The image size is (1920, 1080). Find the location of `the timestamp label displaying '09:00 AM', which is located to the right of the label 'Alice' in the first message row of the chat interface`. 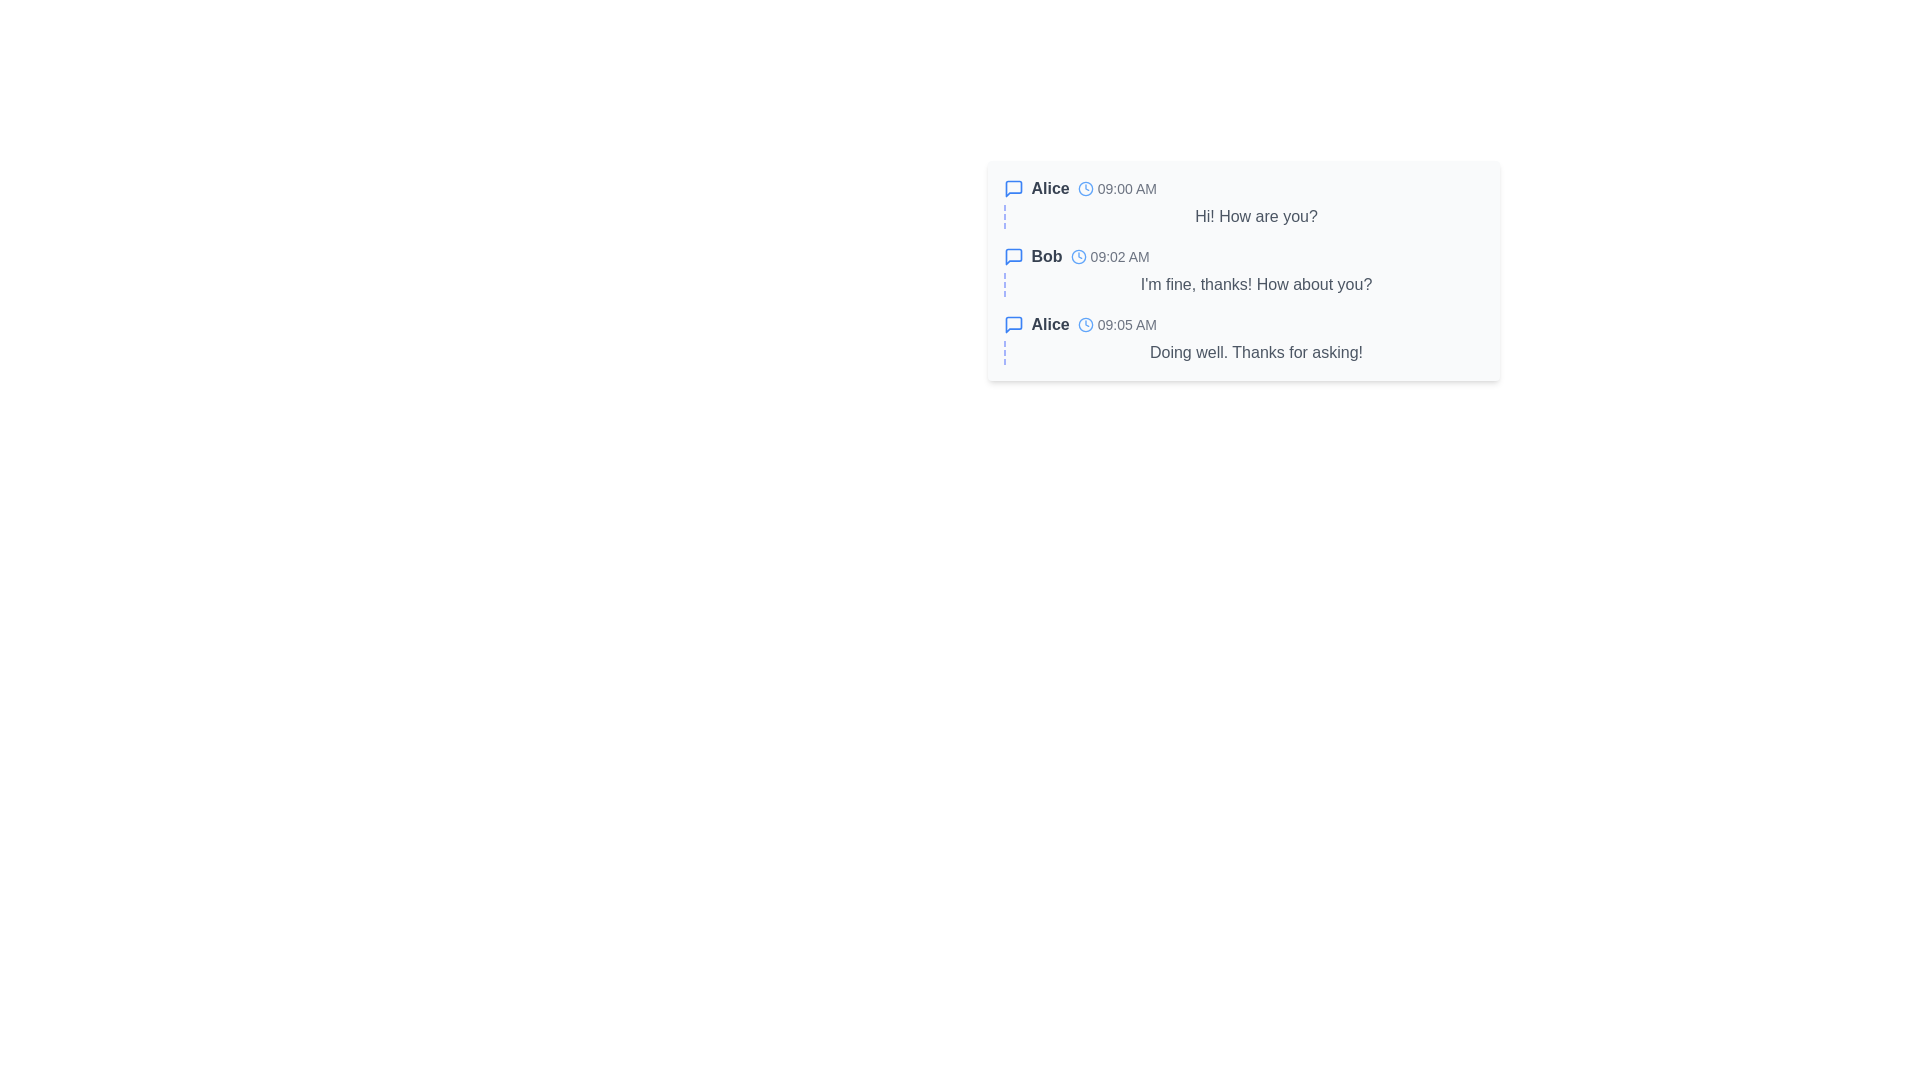

the timestamp label displaying '09:00 AM', which is located to the right of the label 'Alice' in the first message row of the chat interface is located at coordinates (1116, 189).